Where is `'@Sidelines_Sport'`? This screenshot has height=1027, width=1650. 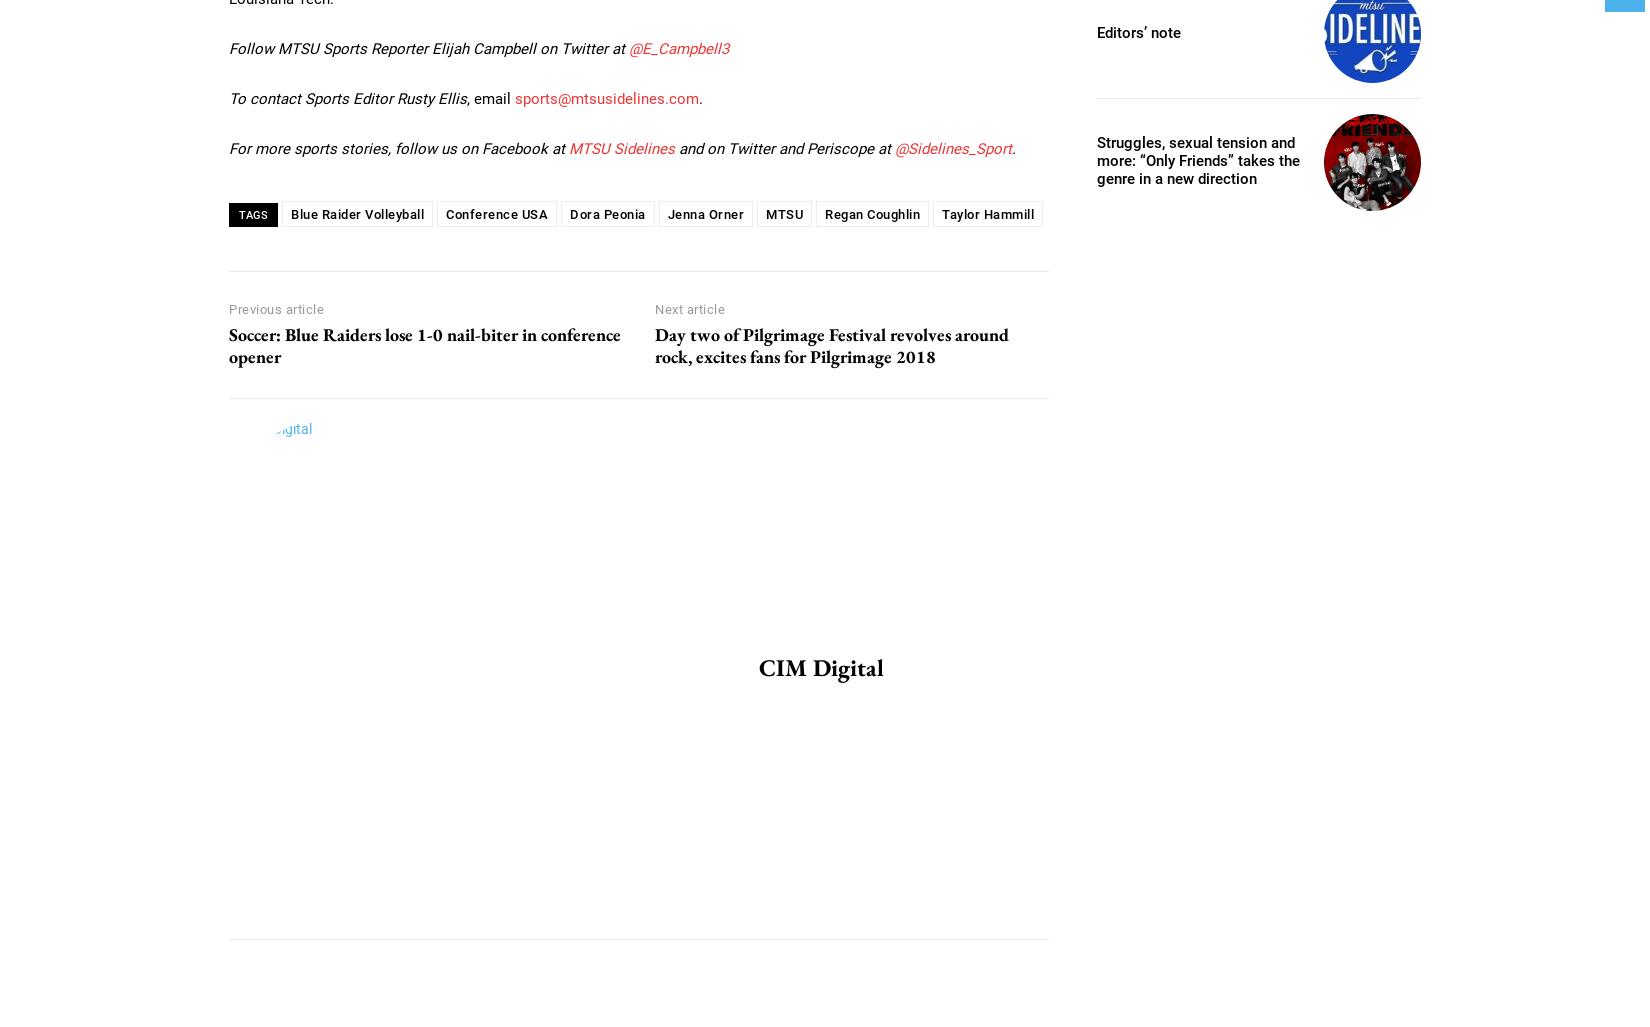 '@Sidelines_Sport' is located at coordinates (894, 147).